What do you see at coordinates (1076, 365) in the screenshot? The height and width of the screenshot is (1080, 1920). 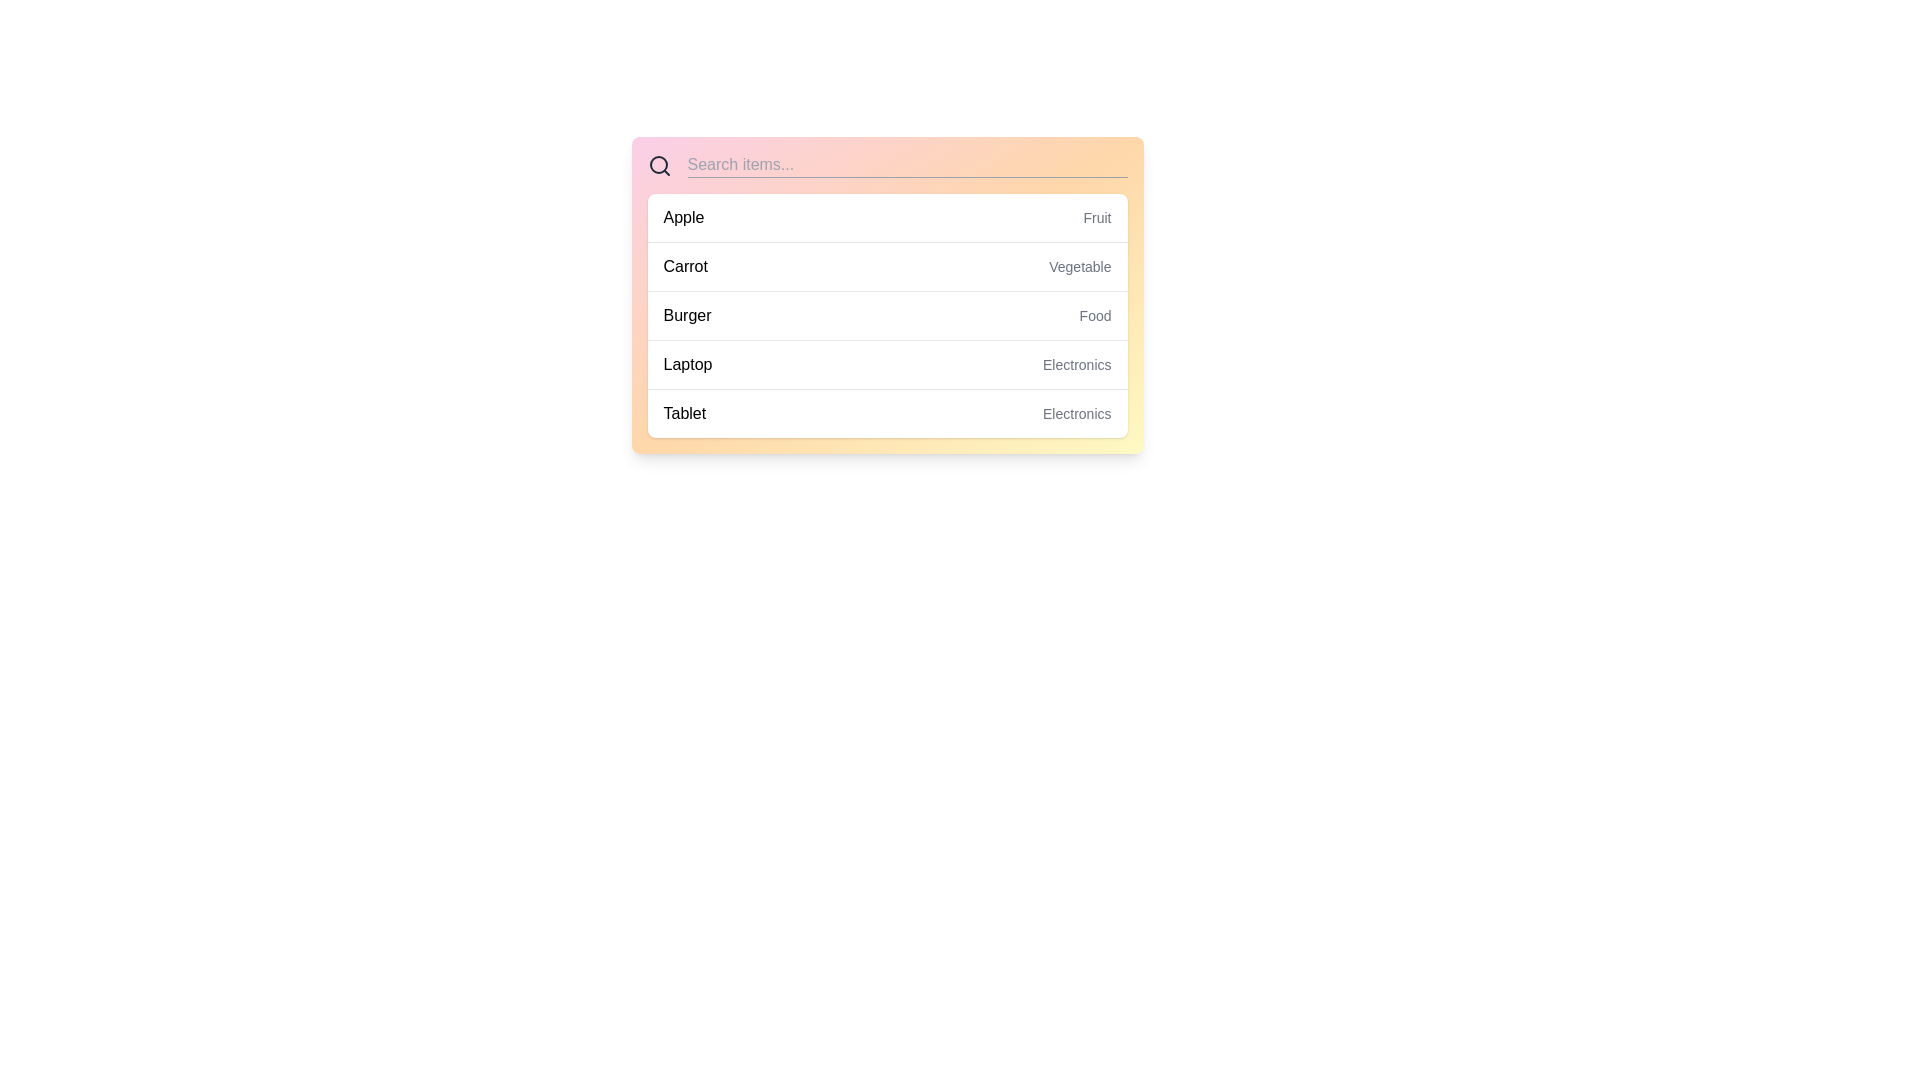 I see `the text label that provides additional information about the 'Laptop' category, positioned inside the row labeled 'Laptop' and aligned to the far right` at bounding box center [1076, 365].